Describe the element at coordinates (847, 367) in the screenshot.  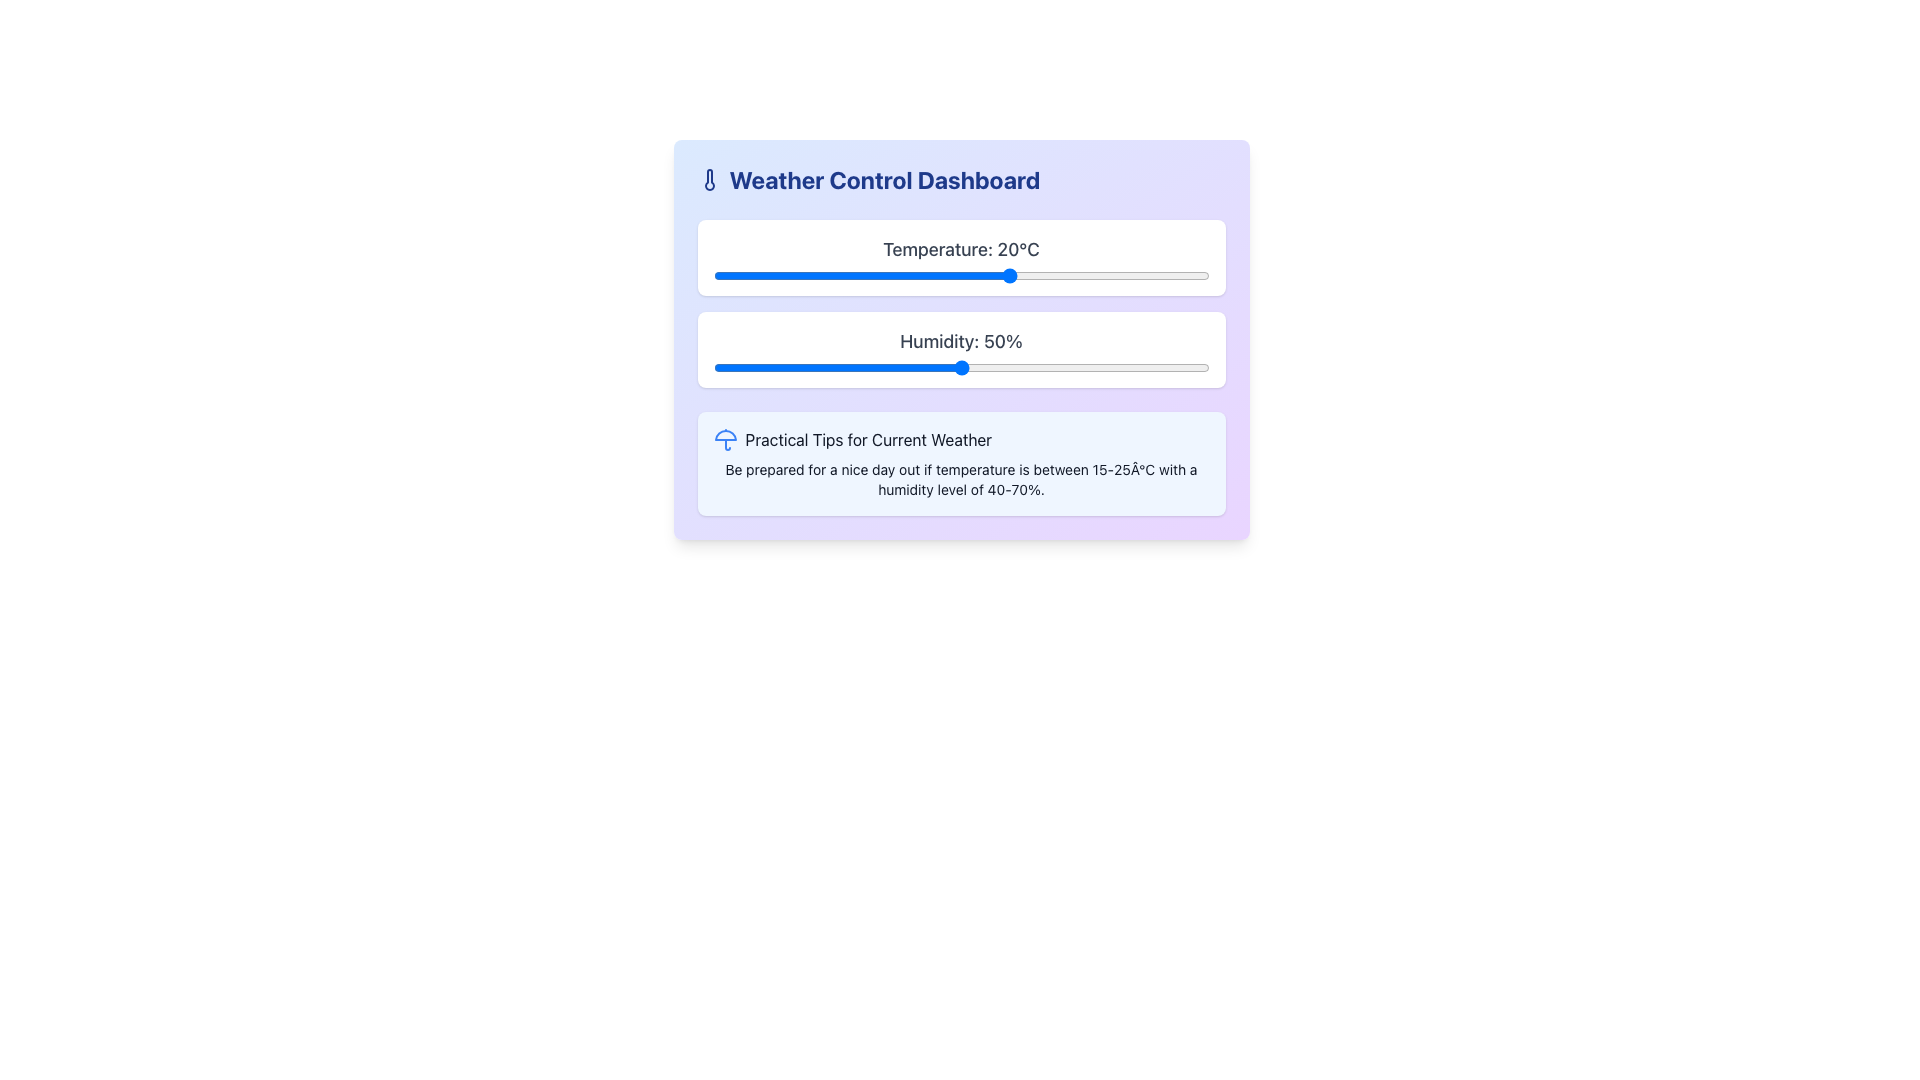
I see `the humidity` at that location.